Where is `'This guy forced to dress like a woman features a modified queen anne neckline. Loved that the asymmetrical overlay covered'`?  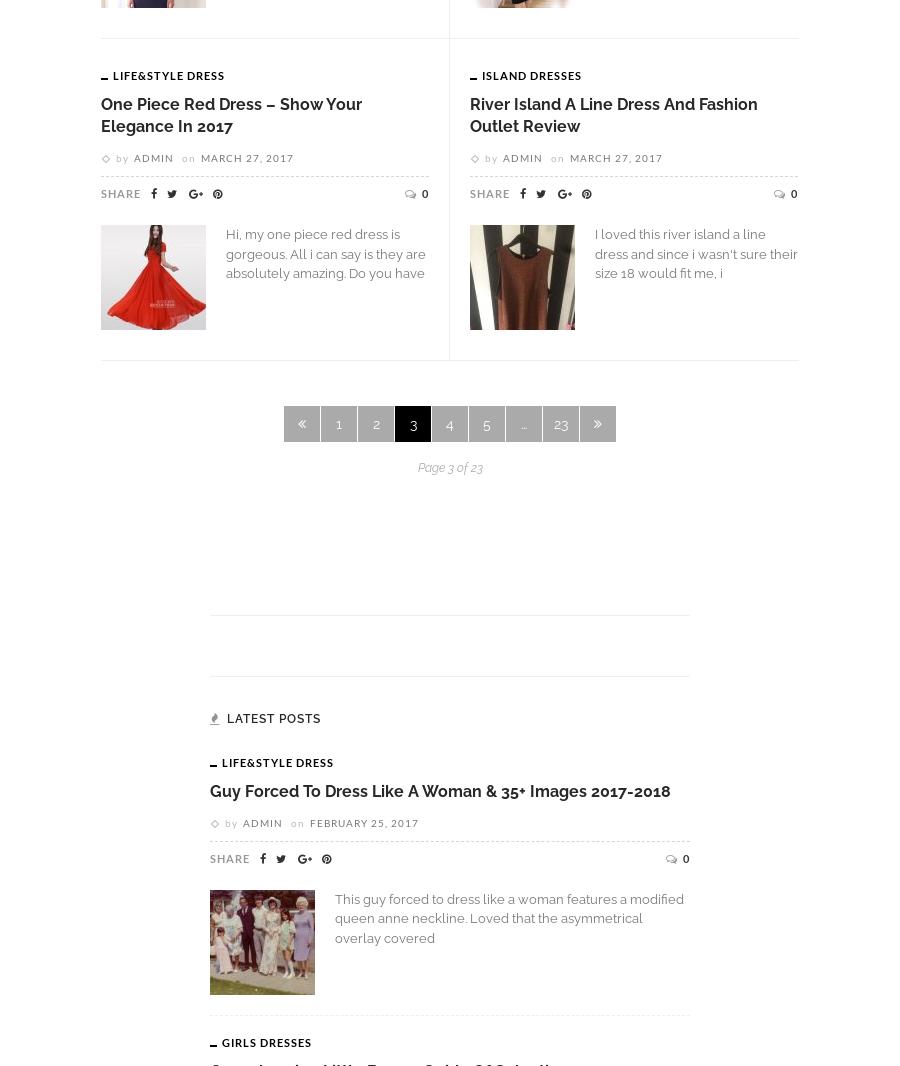
'This guy forced to dress like a woman features a modified queen anne neckline. Loved that the asymmetrical overlay covered' is located at coordinates (508, 918).